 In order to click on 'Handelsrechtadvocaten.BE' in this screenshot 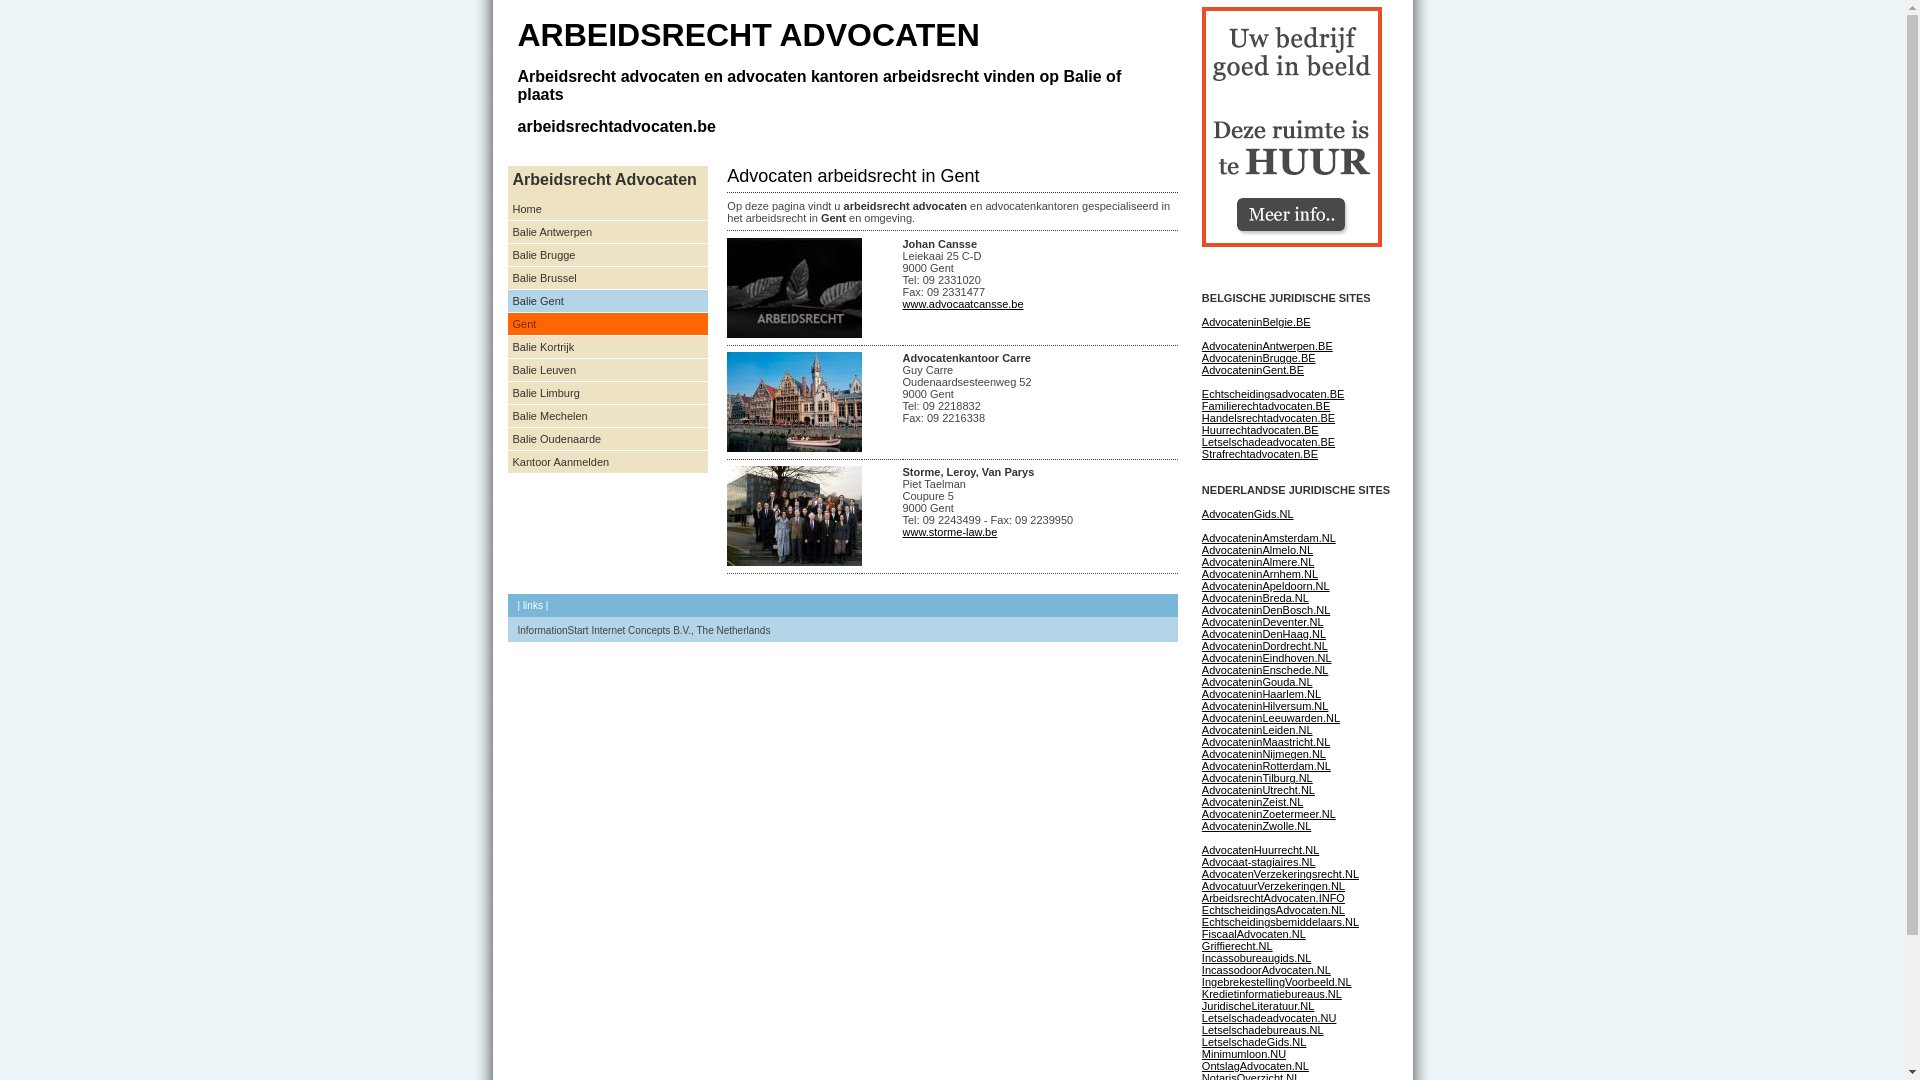, I will do `click(1267, 416)`.